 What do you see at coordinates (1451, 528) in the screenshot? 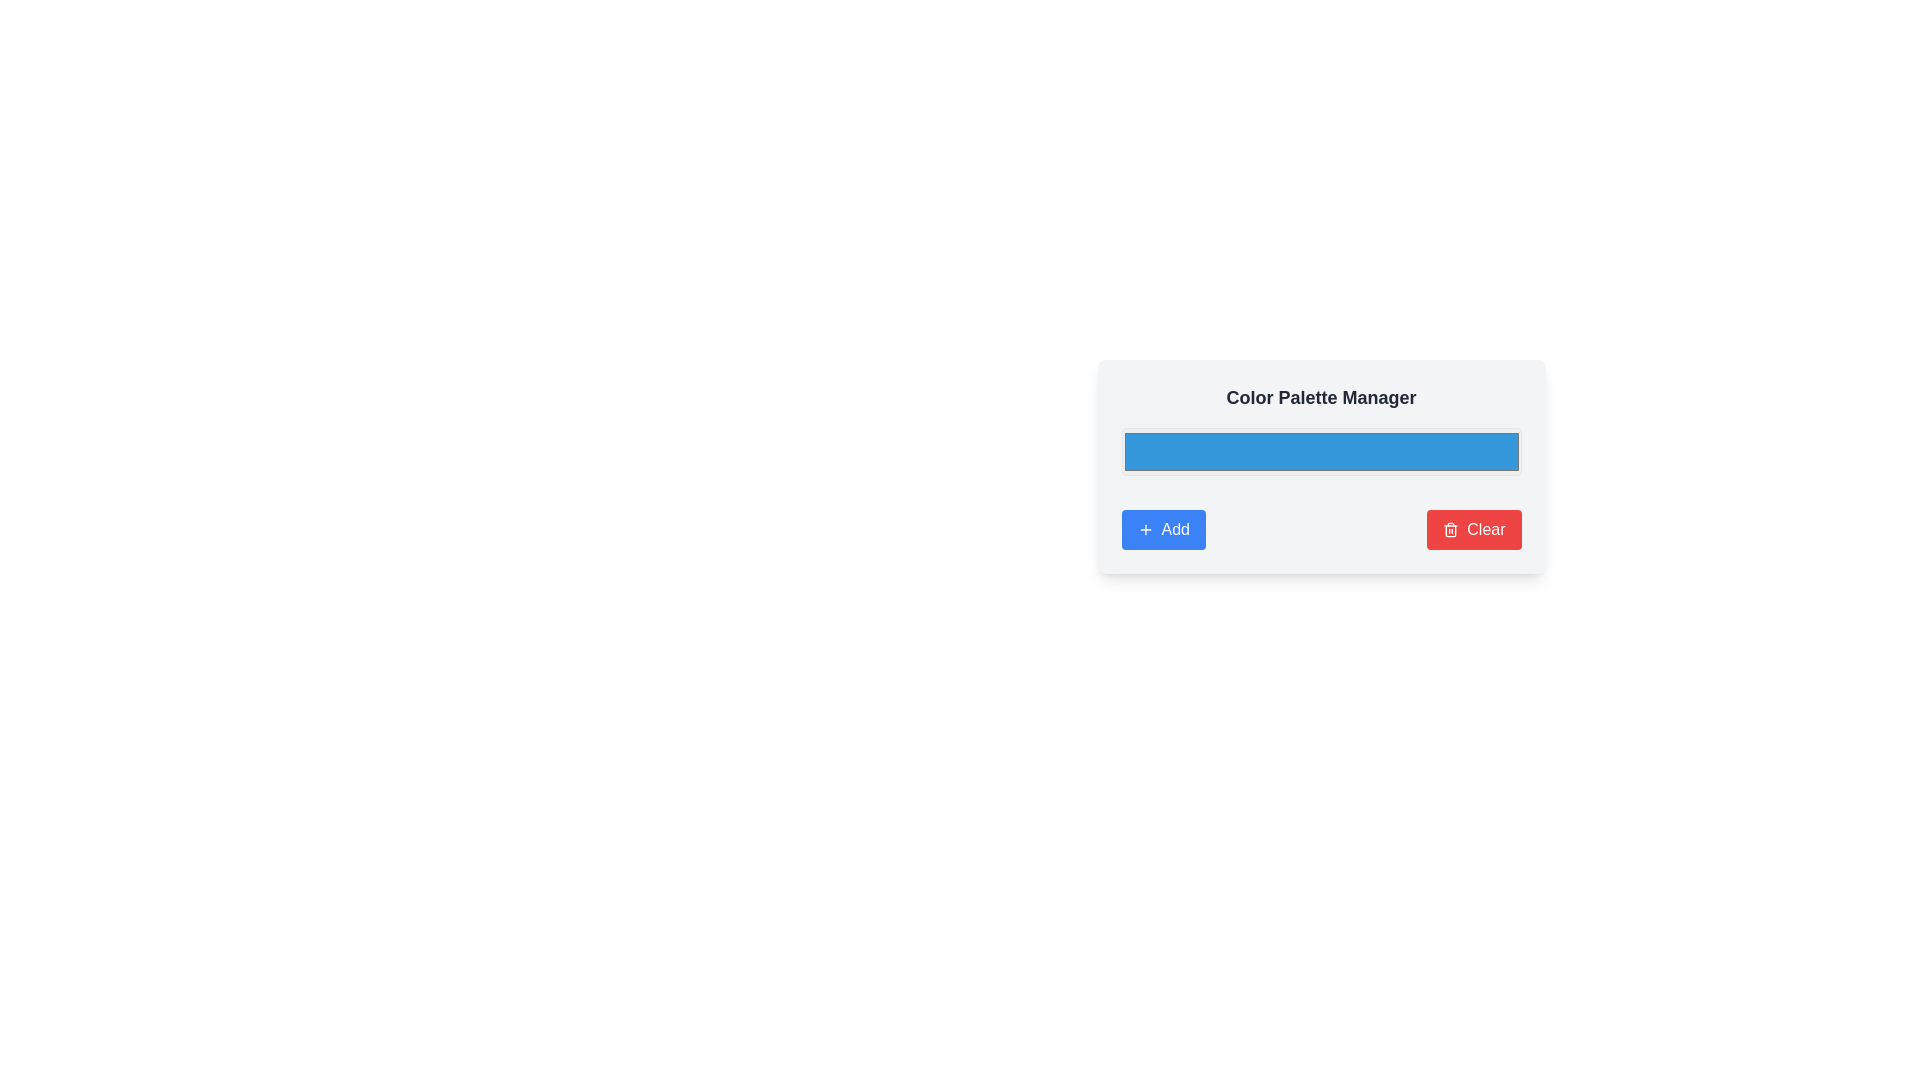
I see `the trash can icon within the red 'Clear' button located at the bottom-right corner of the 'Color Palette Manager' modal` at bounding box center [1451, 528].